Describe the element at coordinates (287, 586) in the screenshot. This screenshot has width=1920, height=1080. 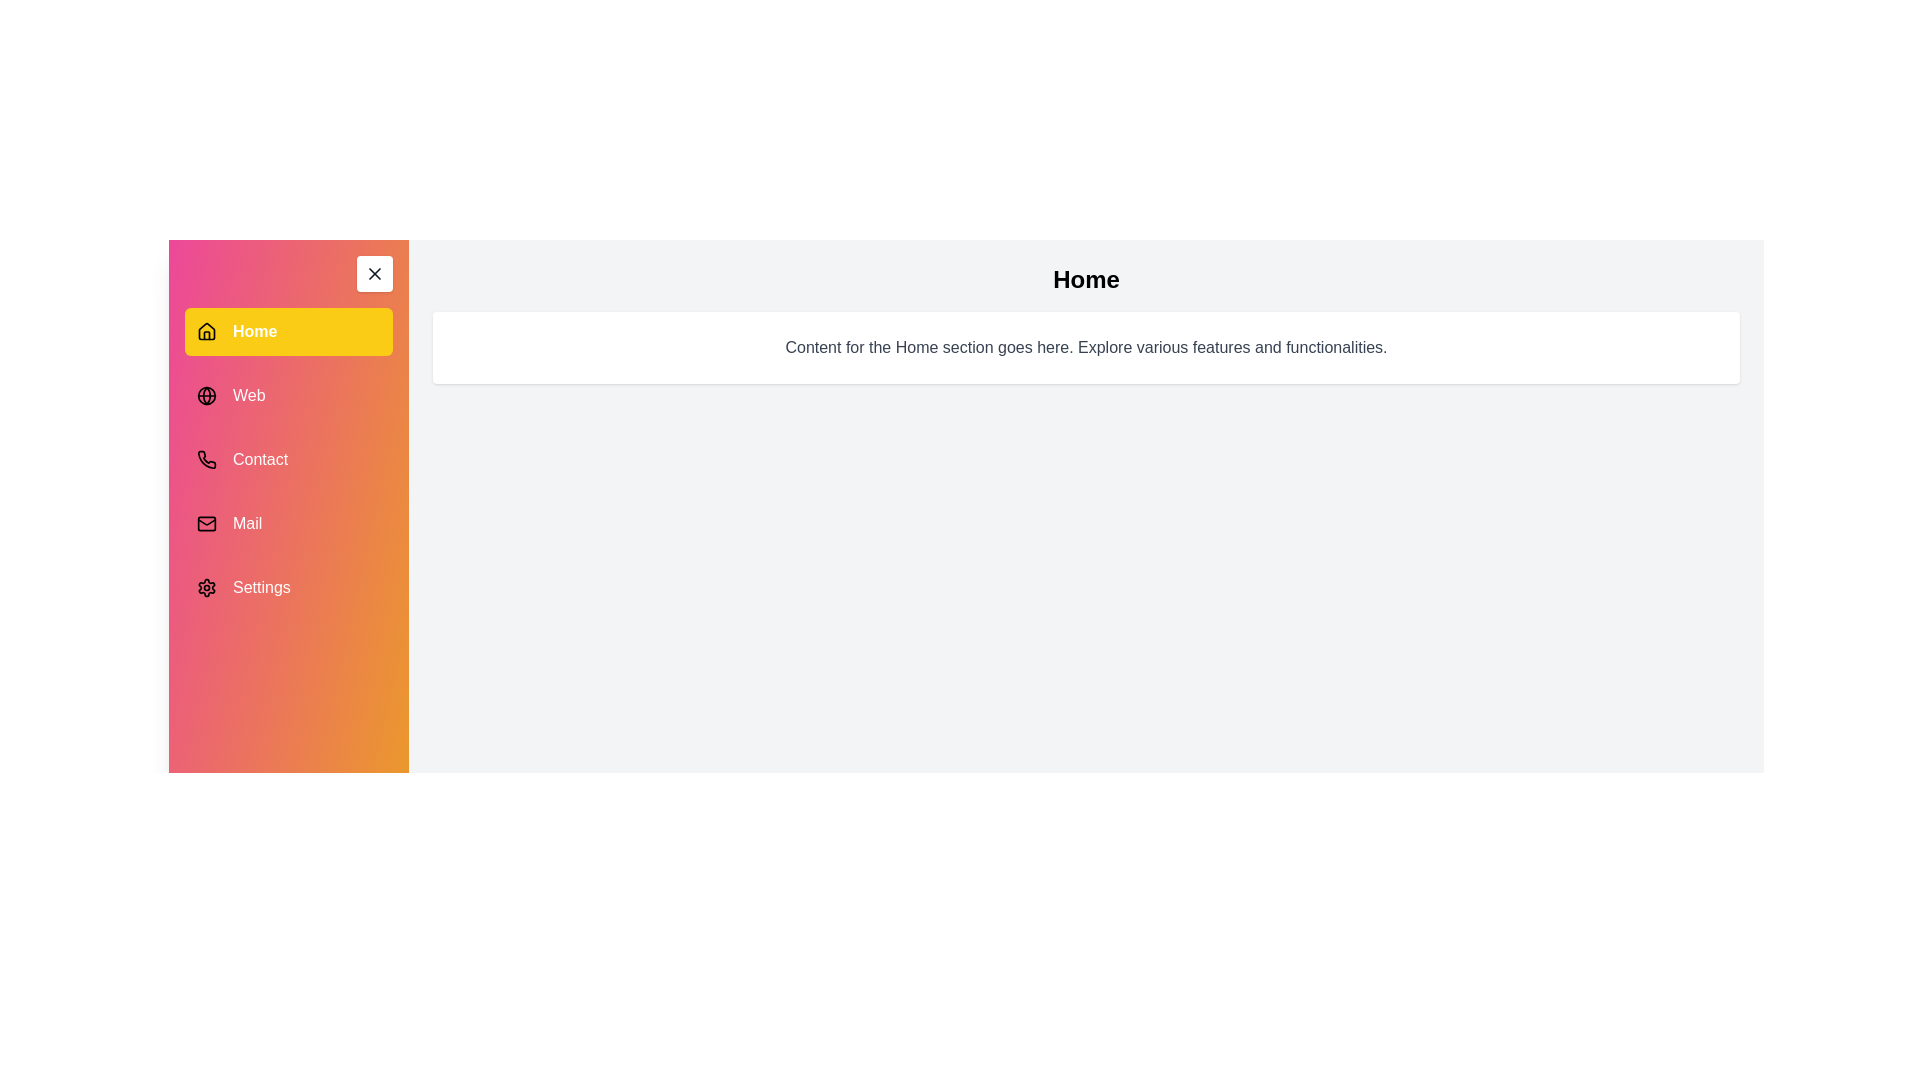
I see `the menu item Settings to view its associated content` at that location.